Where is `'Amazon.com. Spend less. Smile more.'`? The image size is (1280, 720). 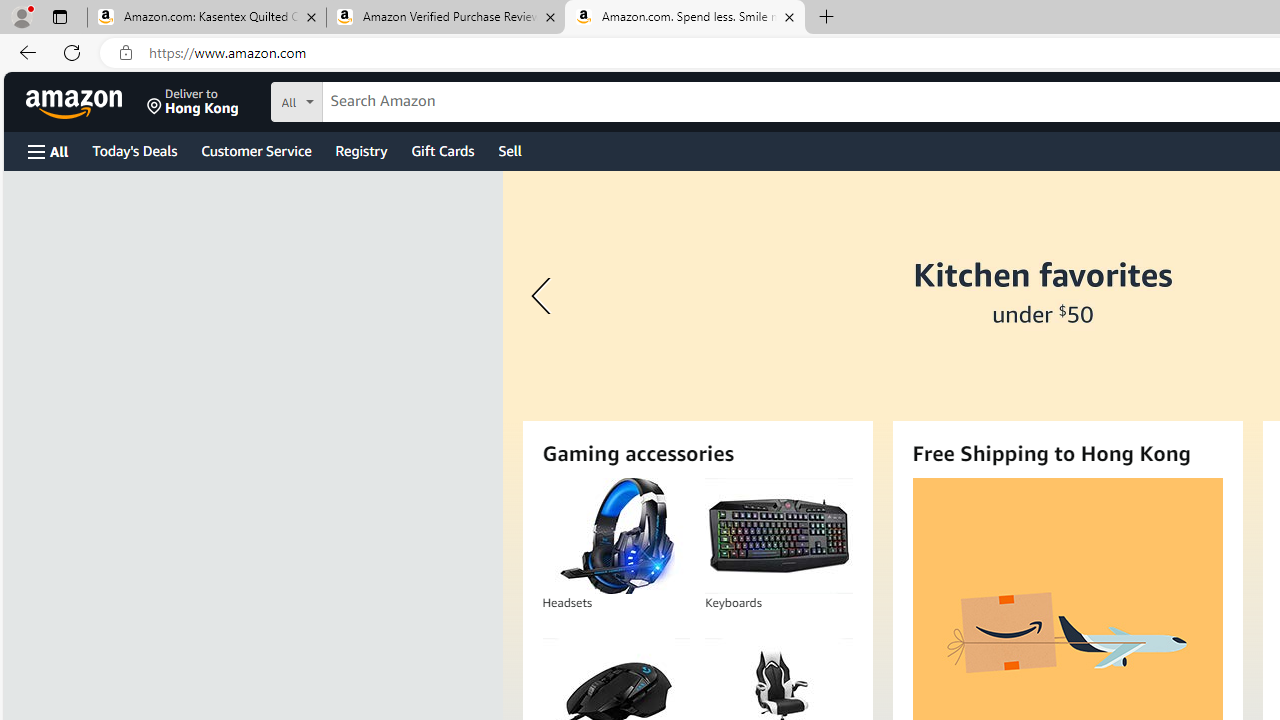
'Amazon.com. Spend less. Smile more.' is located at coordinates (684, 17).